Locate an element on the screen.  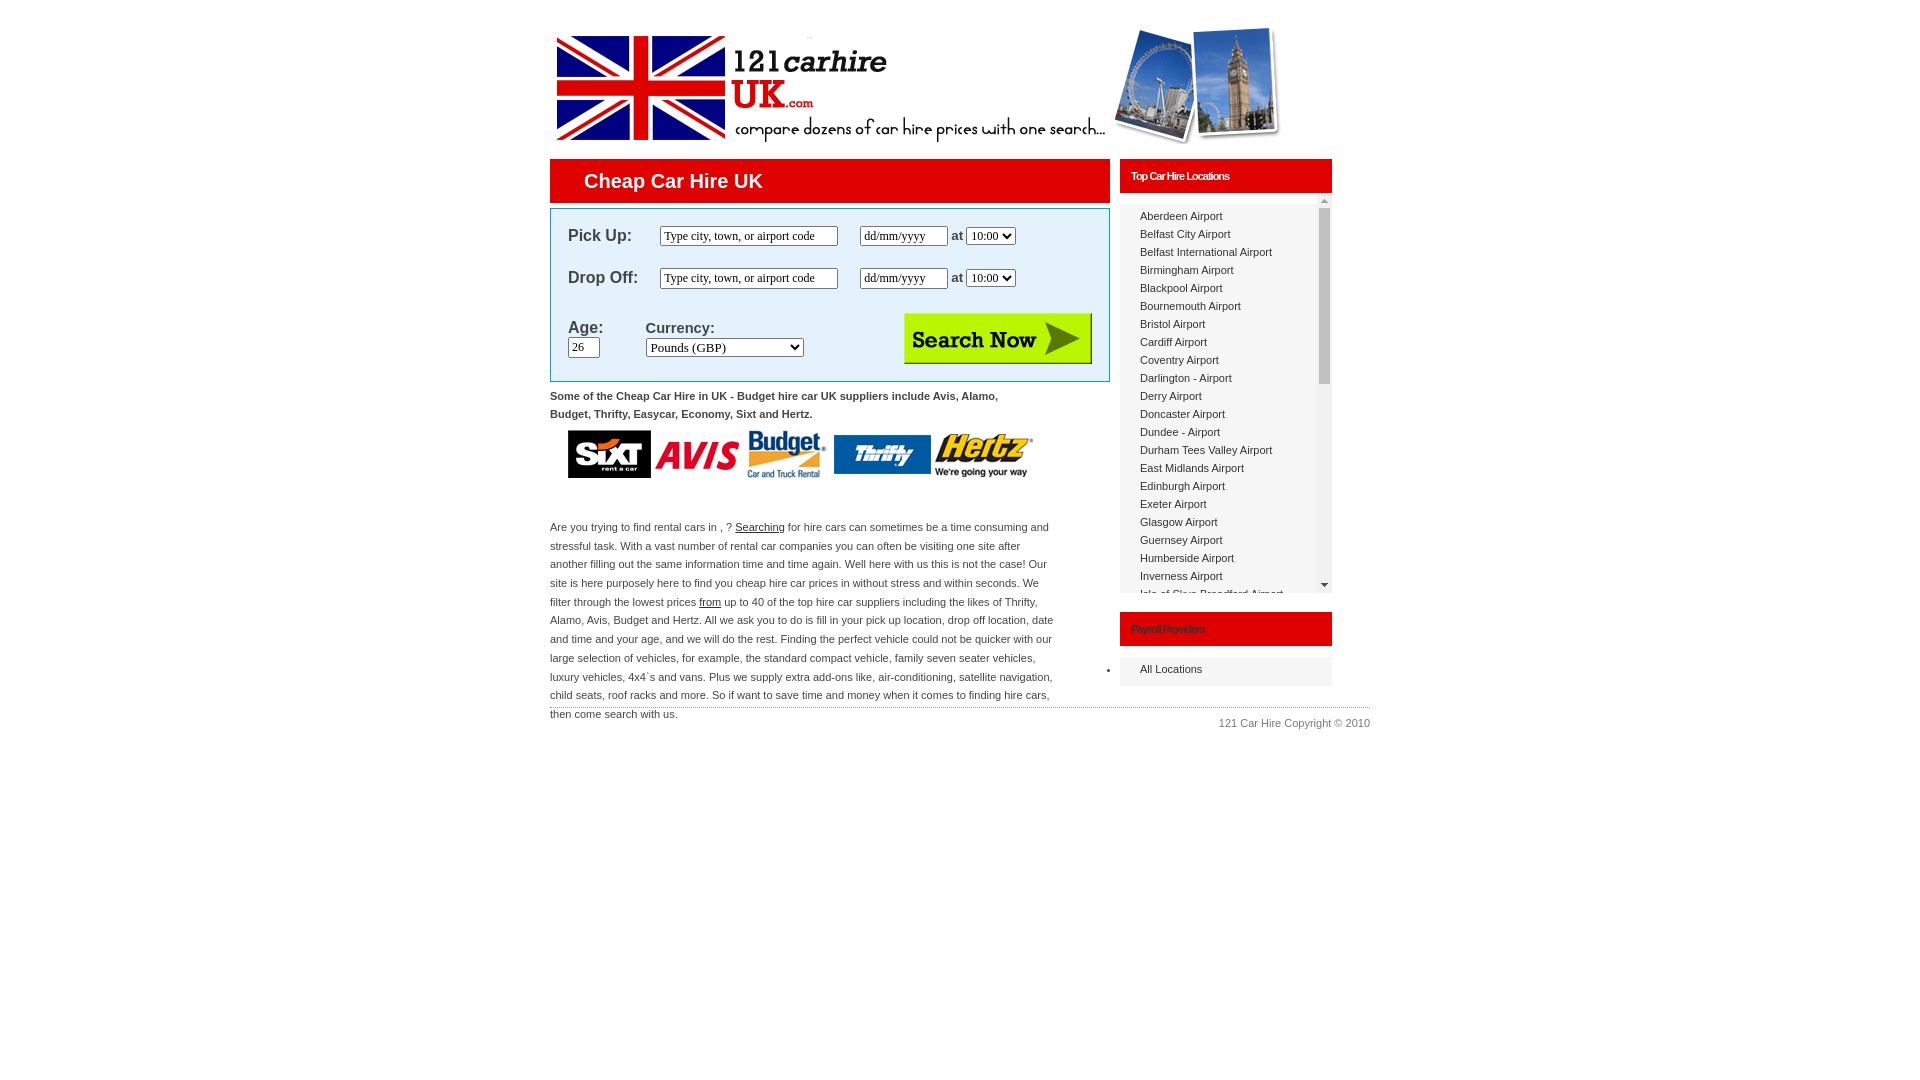
'Searching' is located at coordinates (758, 526).